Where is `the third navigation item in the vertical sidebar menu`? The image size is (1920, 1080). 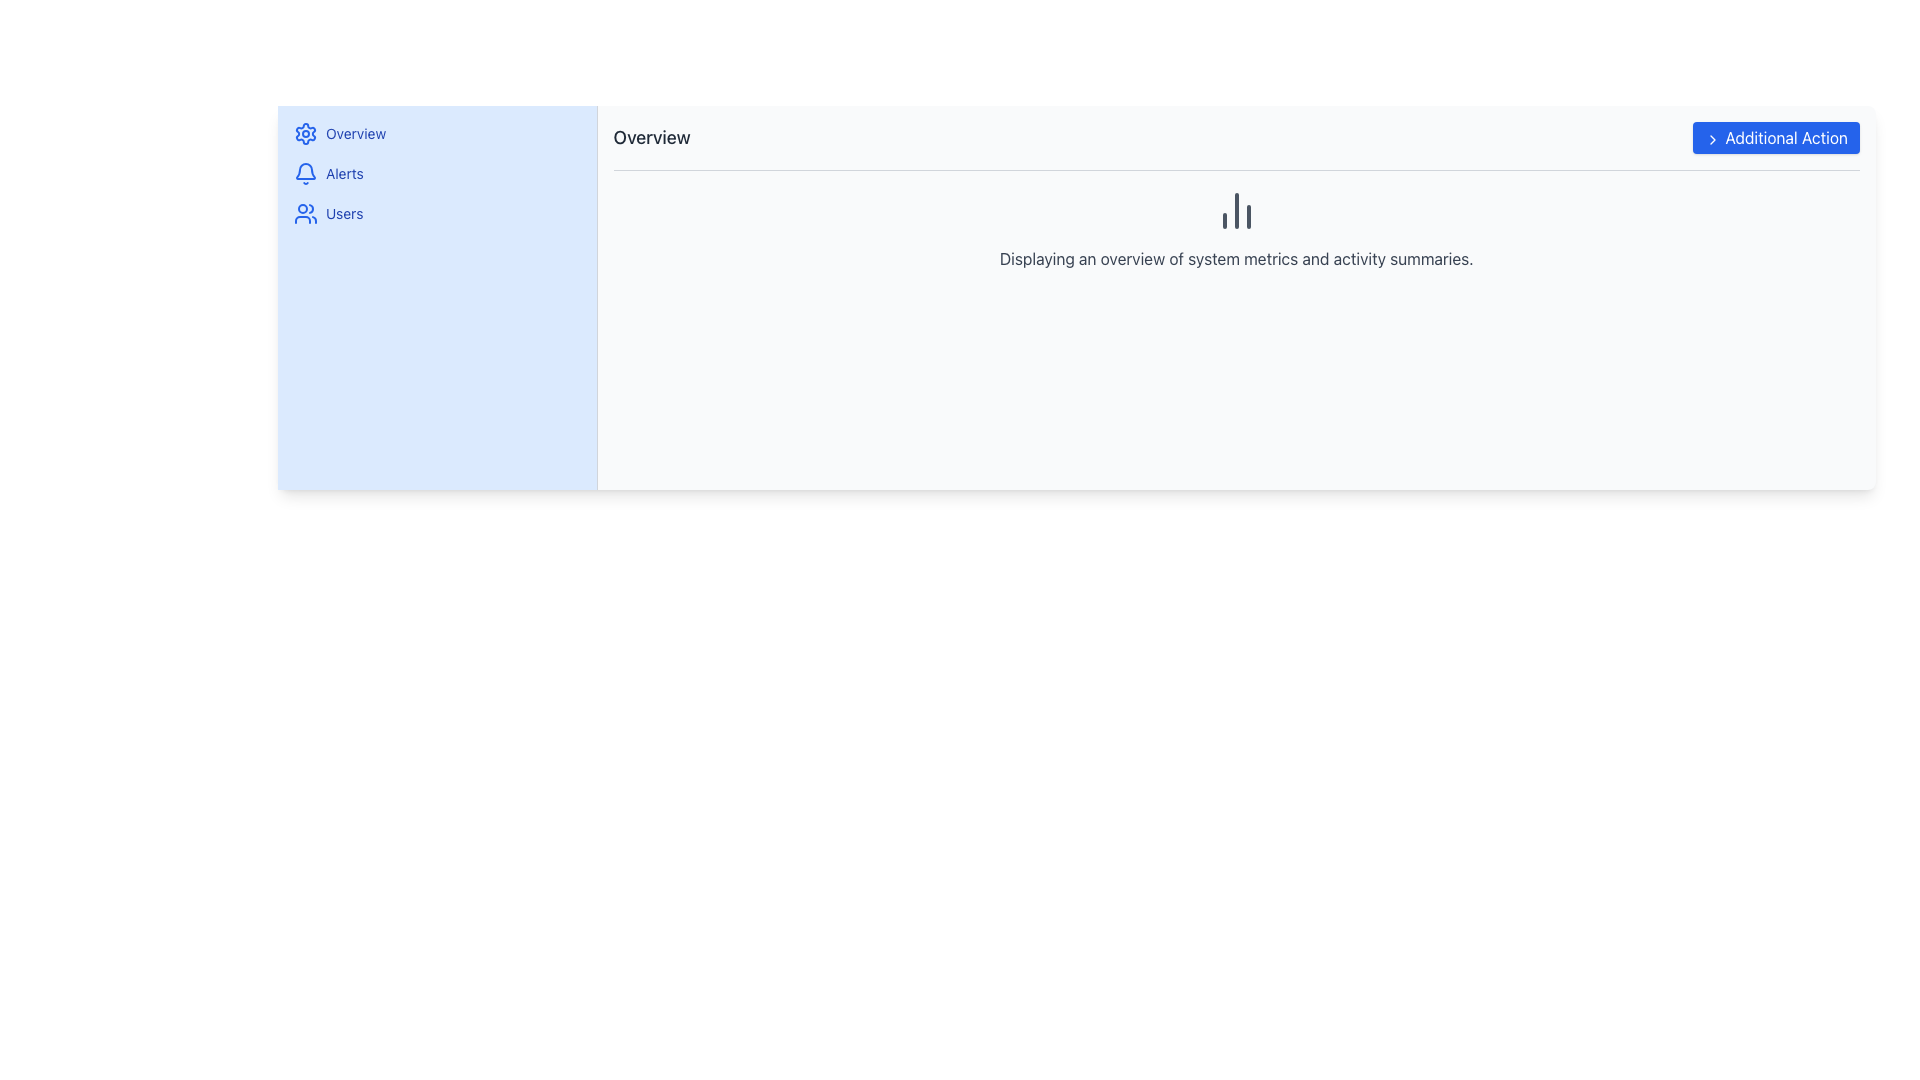
the third navigation item in the vertical sidebar menu is located at coordinates (436, 213).